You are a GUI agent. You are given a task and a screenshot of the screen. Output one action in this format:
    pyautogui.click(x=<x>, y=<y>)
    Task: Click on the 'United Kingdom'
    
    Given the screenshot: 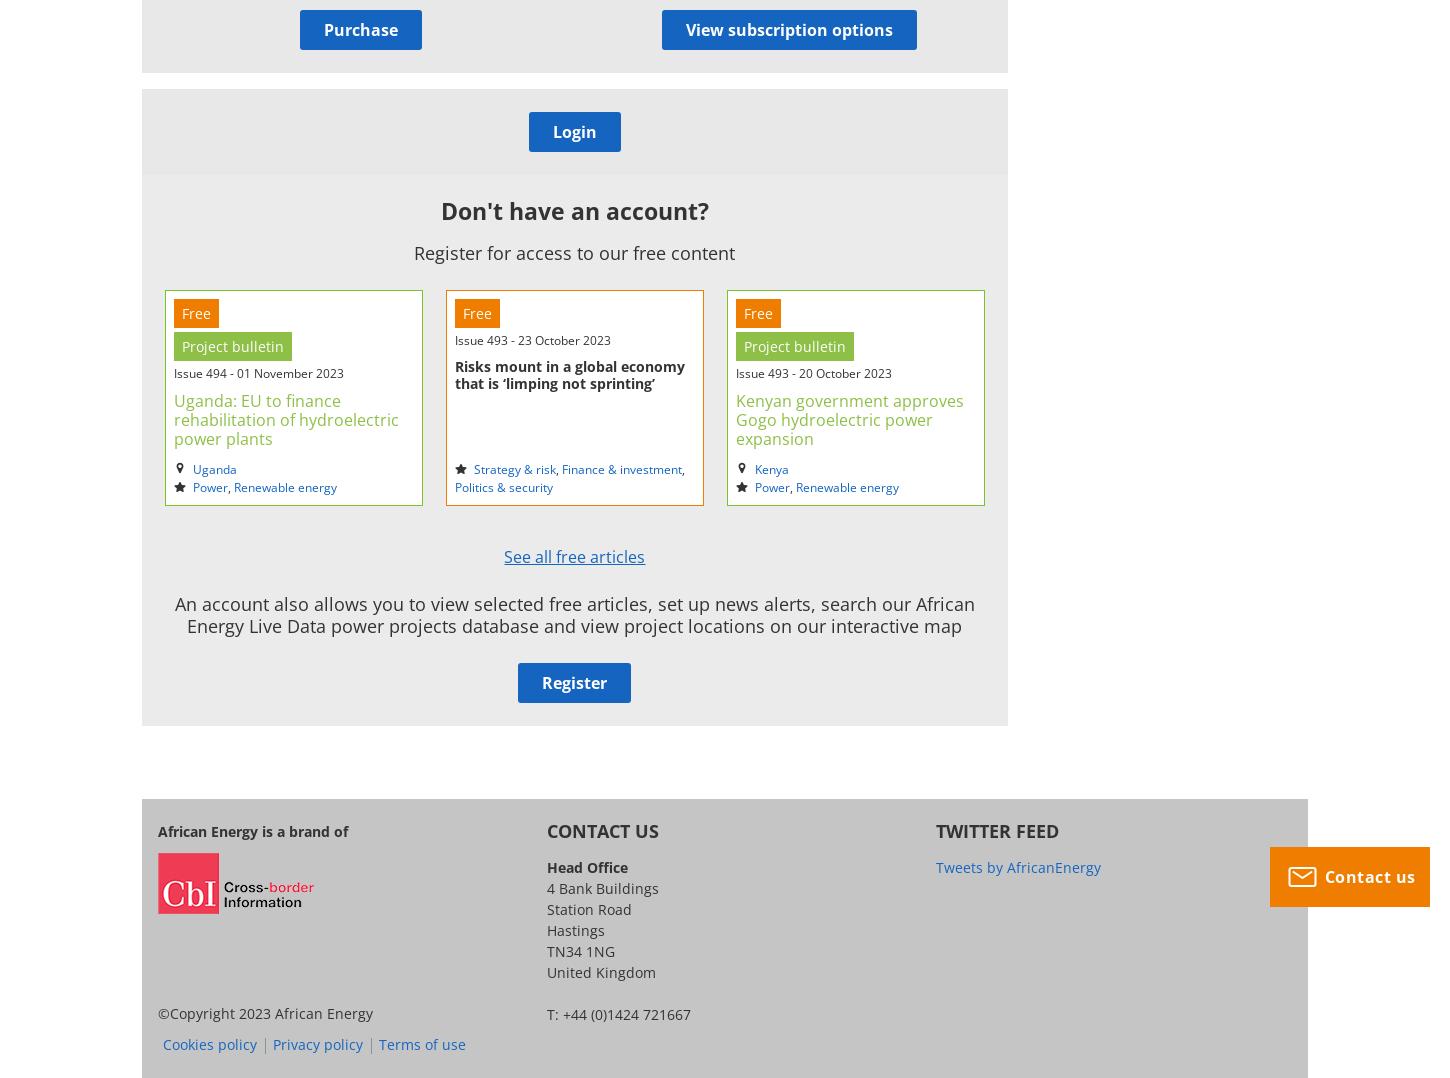 What is the action you would take?
    pyautogui.click(x=600, y=971)
    